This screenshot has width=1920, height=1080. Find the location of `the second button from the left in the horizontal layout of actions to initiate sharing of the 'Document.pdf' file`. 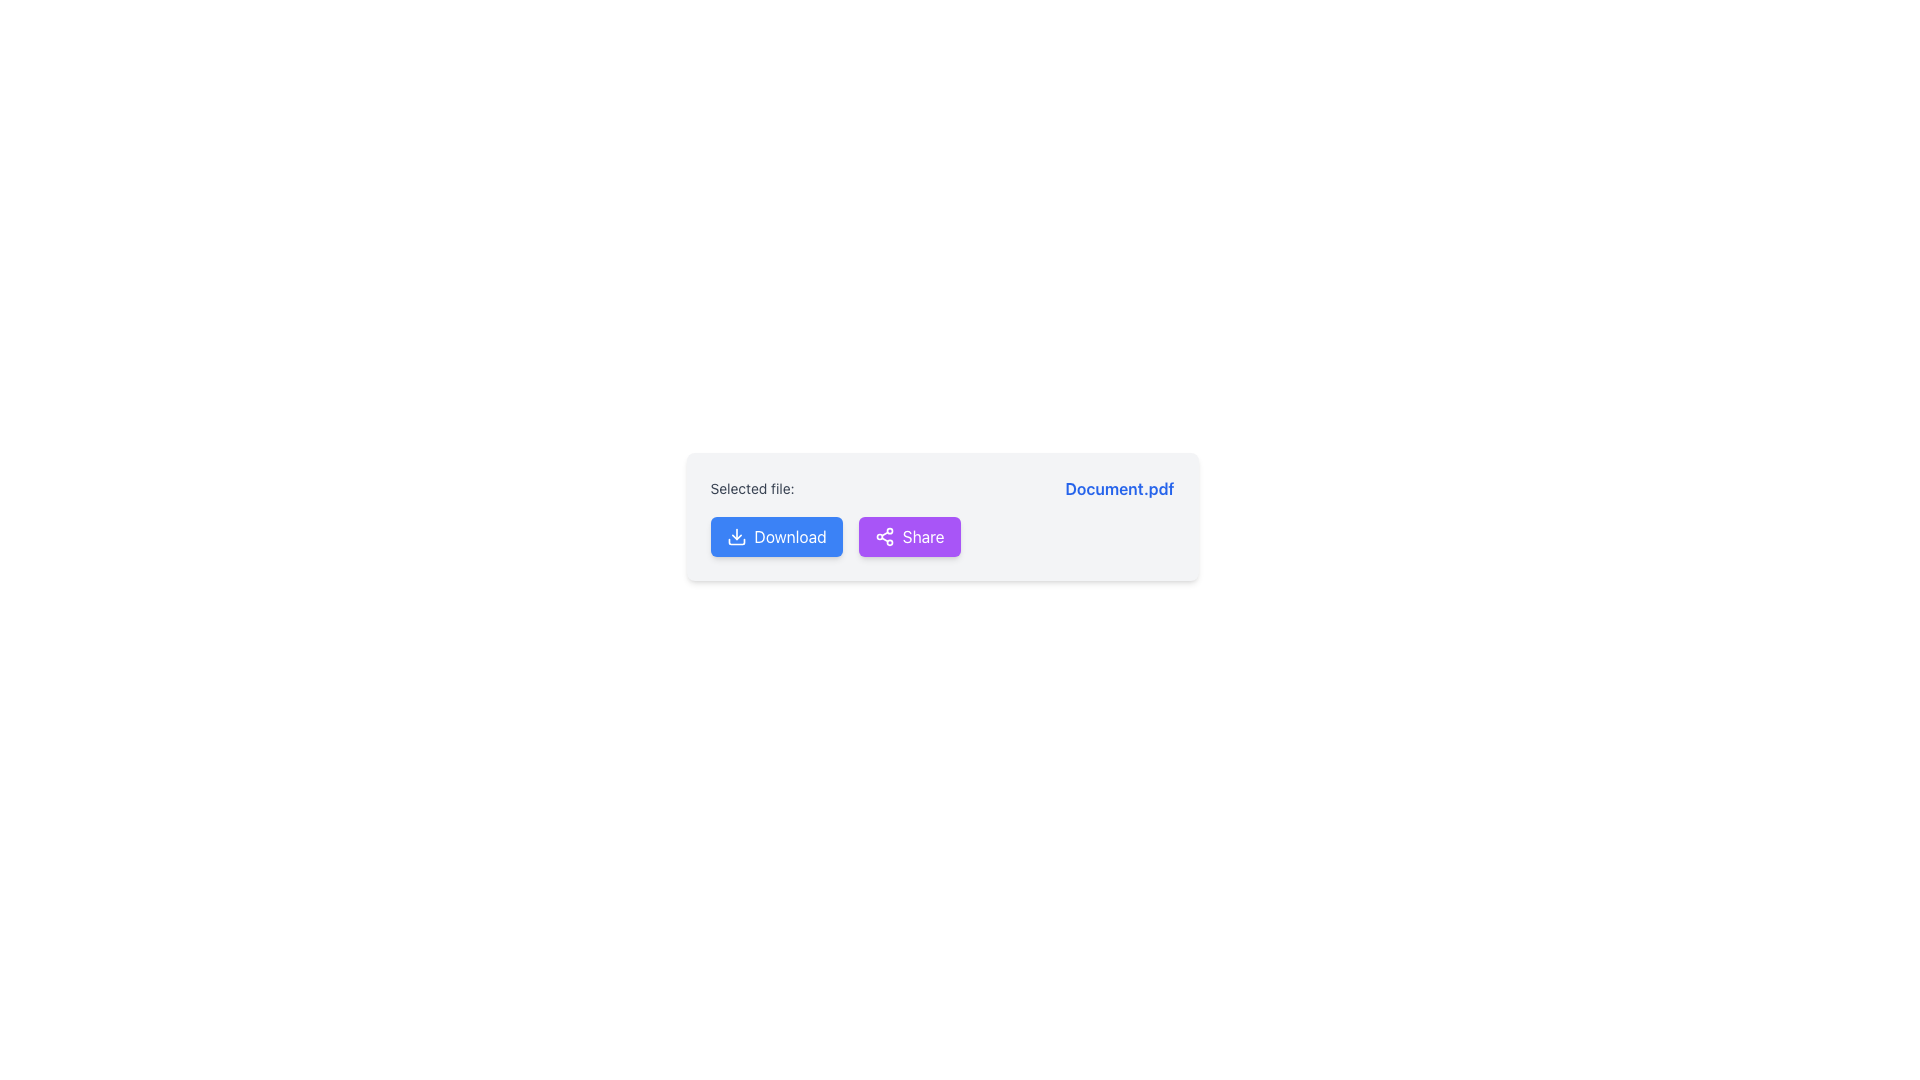

the second button from the left in the horizontal layout of actions to initiate sharing of the 'Document.pdf' file is located at coordinates (941, 515).